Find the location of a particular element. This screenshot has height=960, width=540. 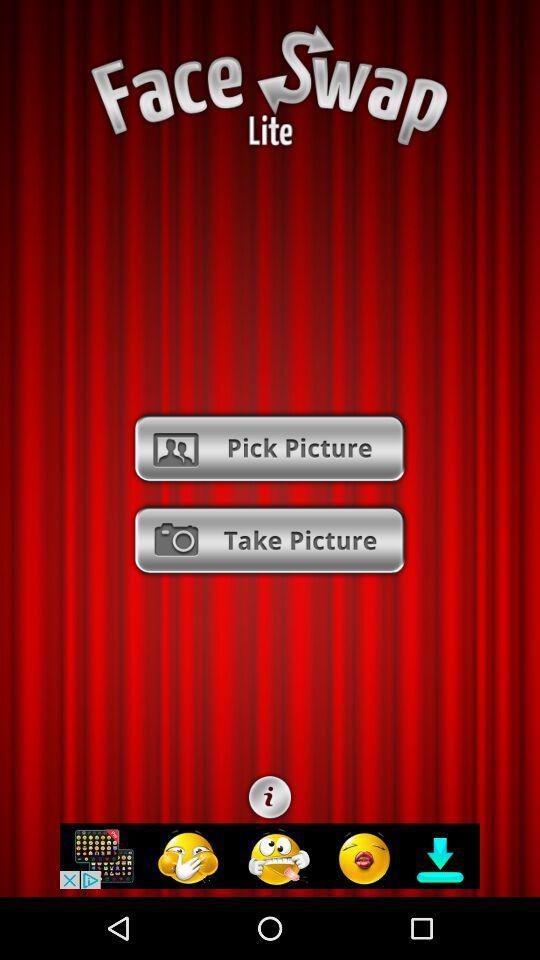

more information is located at coordinates (270, 797).